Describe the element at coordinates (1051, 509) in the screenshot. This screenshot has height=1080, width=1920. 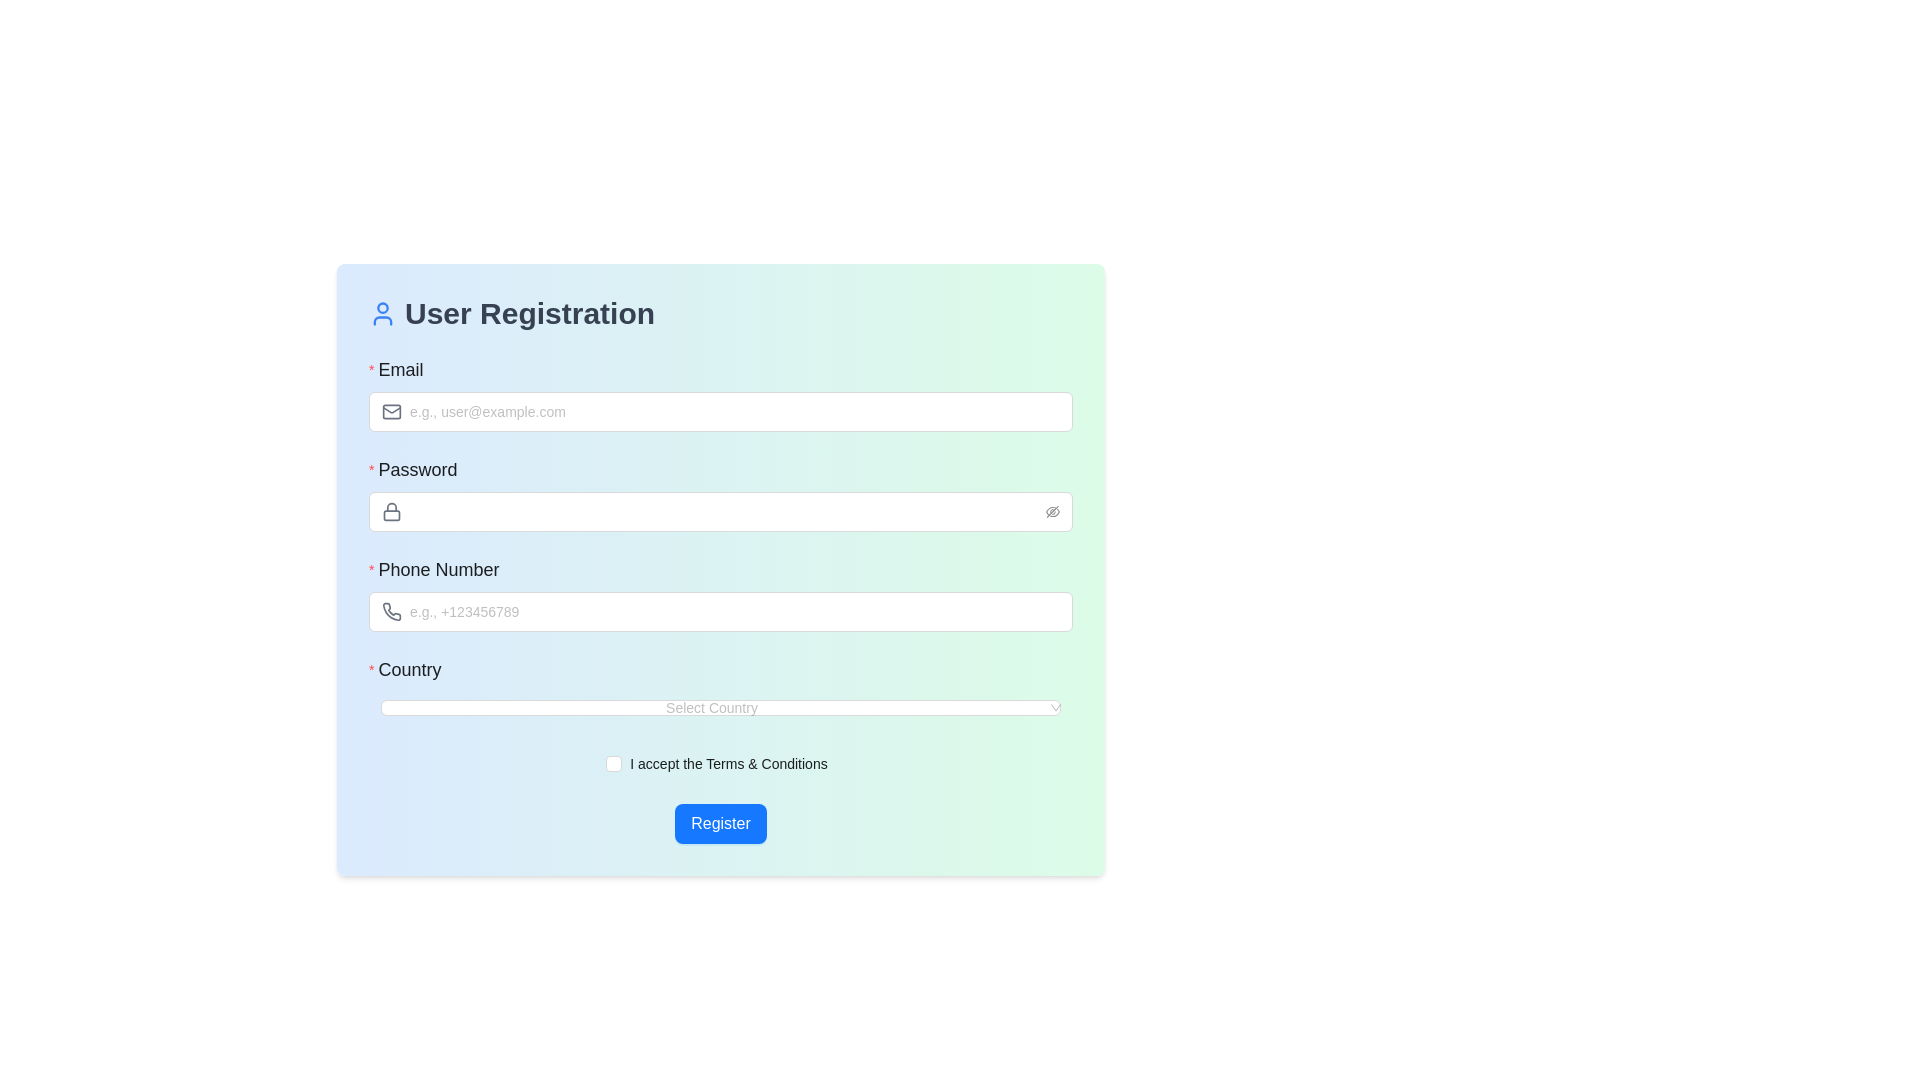
I see `the icon located at the right end of the 'Password' input field` at that location.